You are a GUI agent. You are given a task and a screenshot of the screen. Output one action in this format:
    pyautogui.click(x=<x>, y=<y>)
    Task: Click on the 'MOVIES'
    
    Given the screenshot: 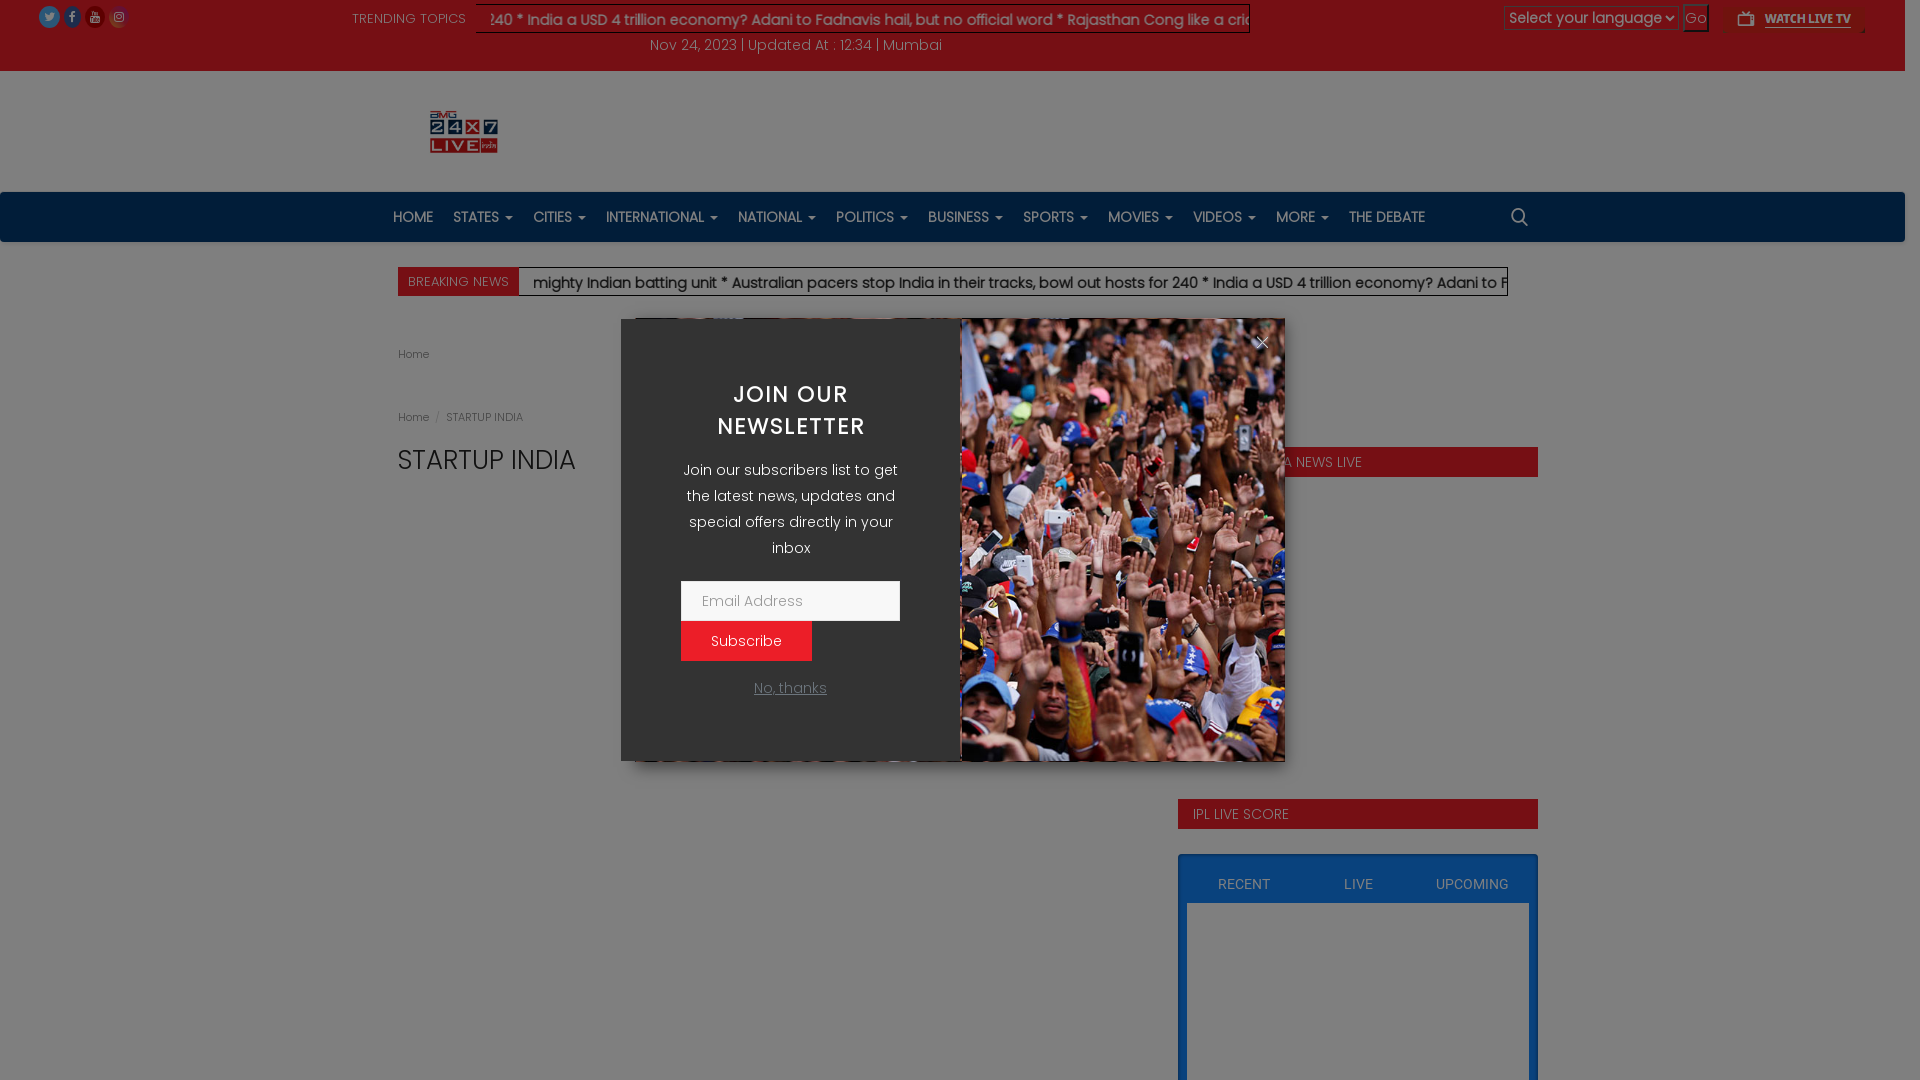 What is the action you would take?
    pyautogui.click(x=1140, y=216)
    